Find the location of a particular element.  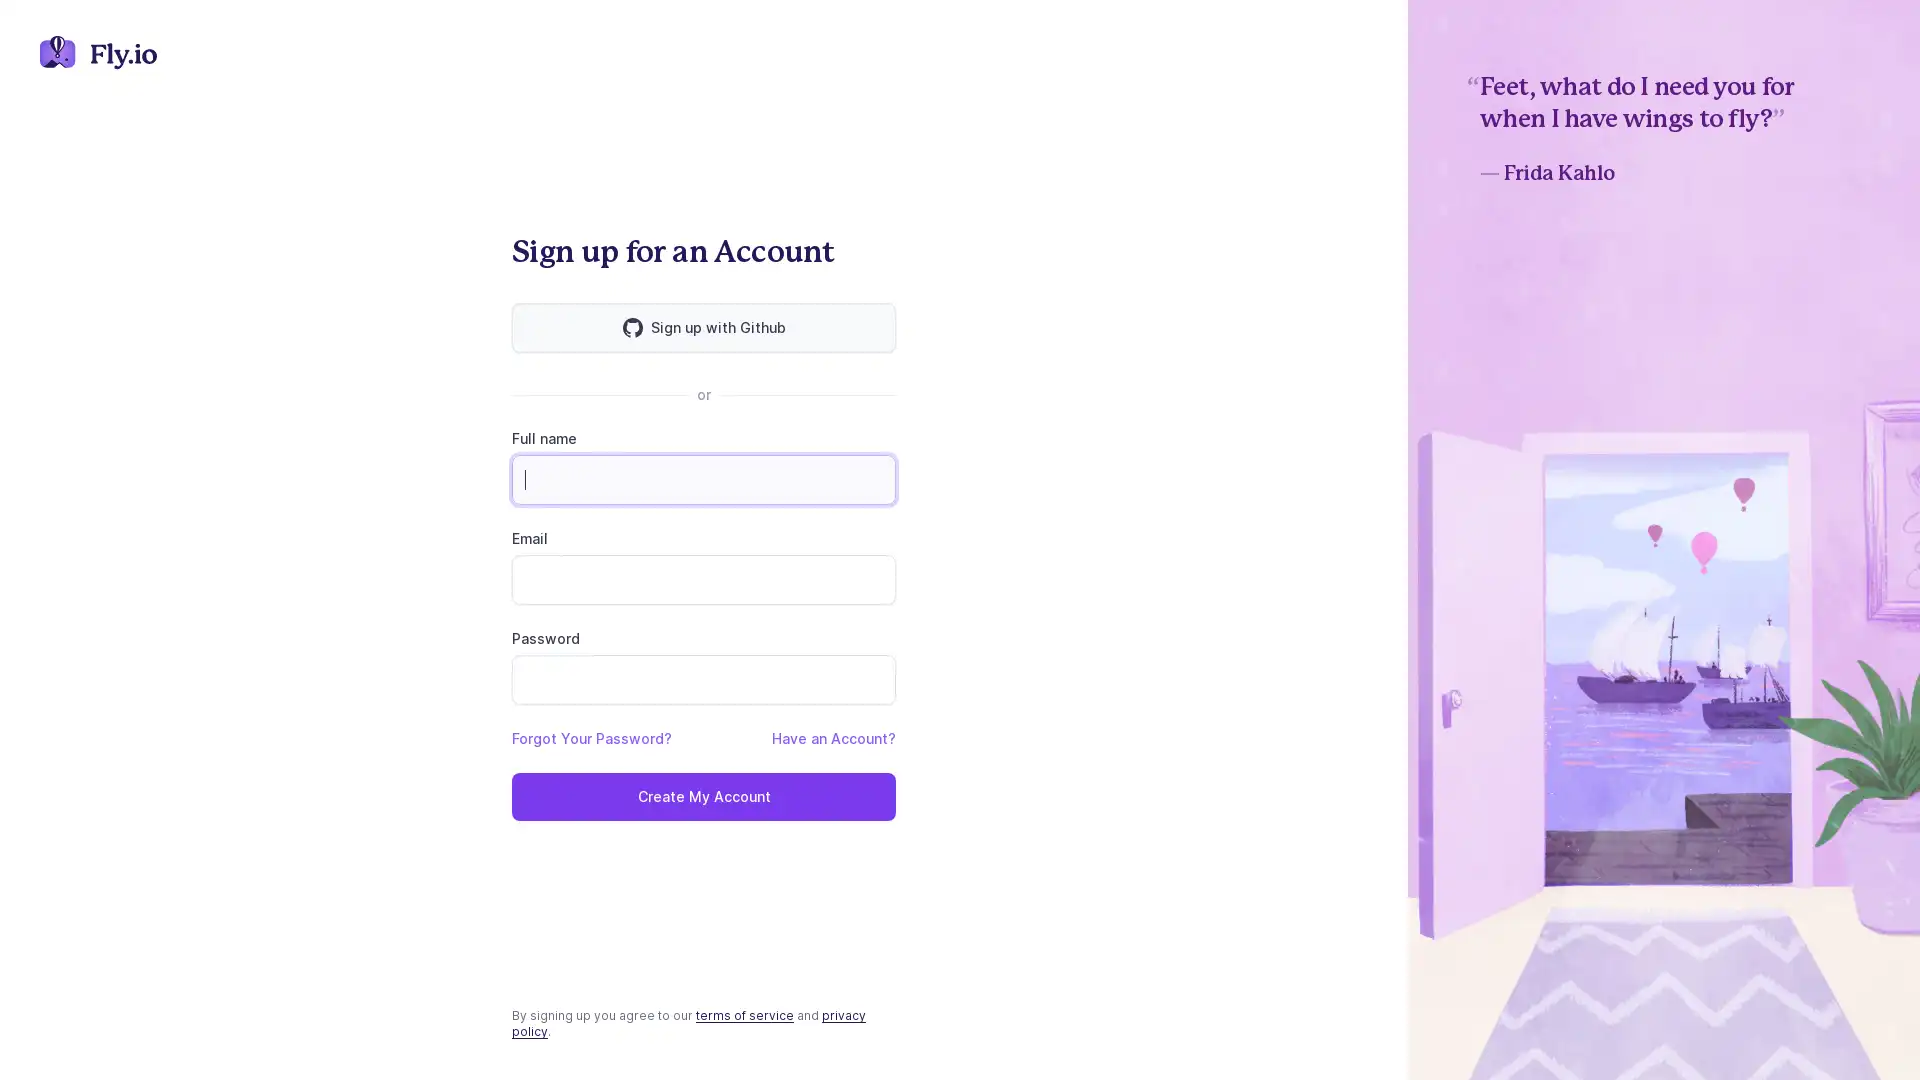

Create My Account is located at coordinates (704, 796).